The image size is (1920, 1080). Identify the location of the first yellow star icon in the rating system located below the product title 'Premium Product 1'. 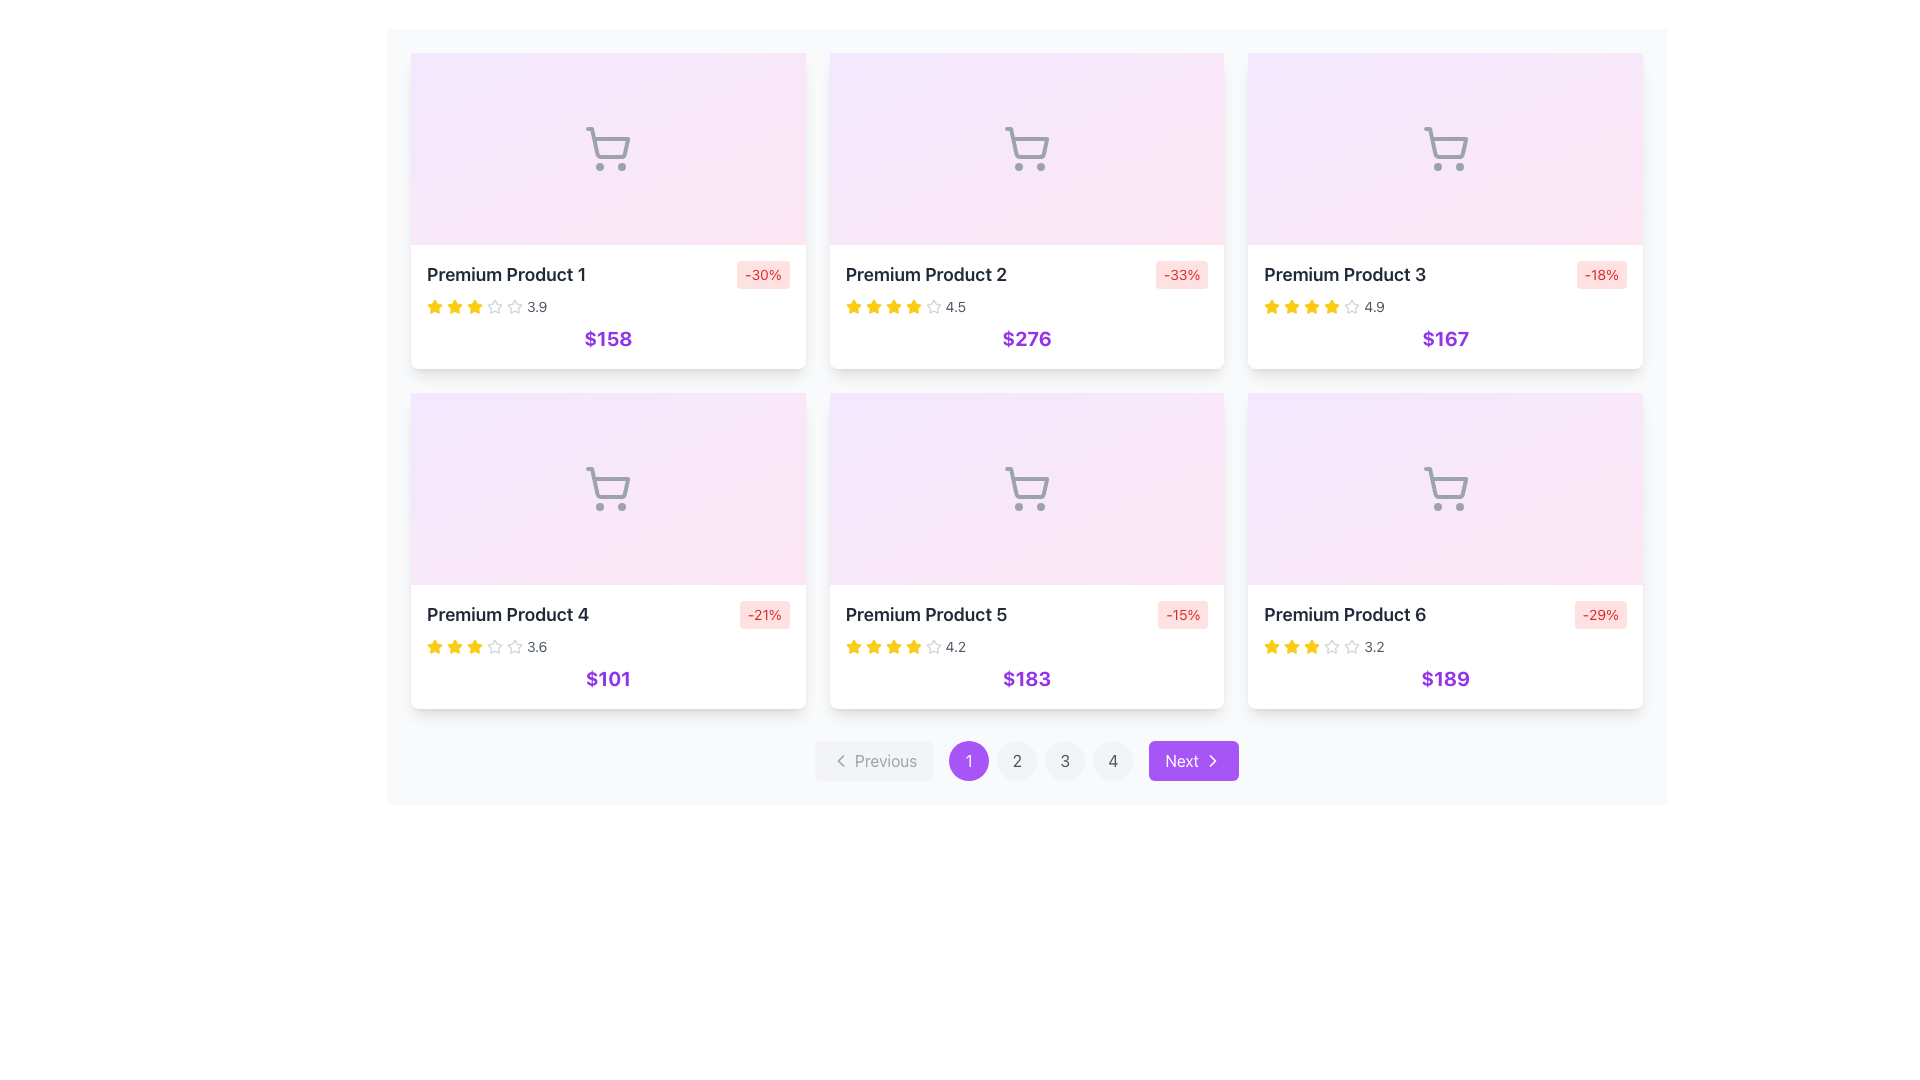
(434, 307).